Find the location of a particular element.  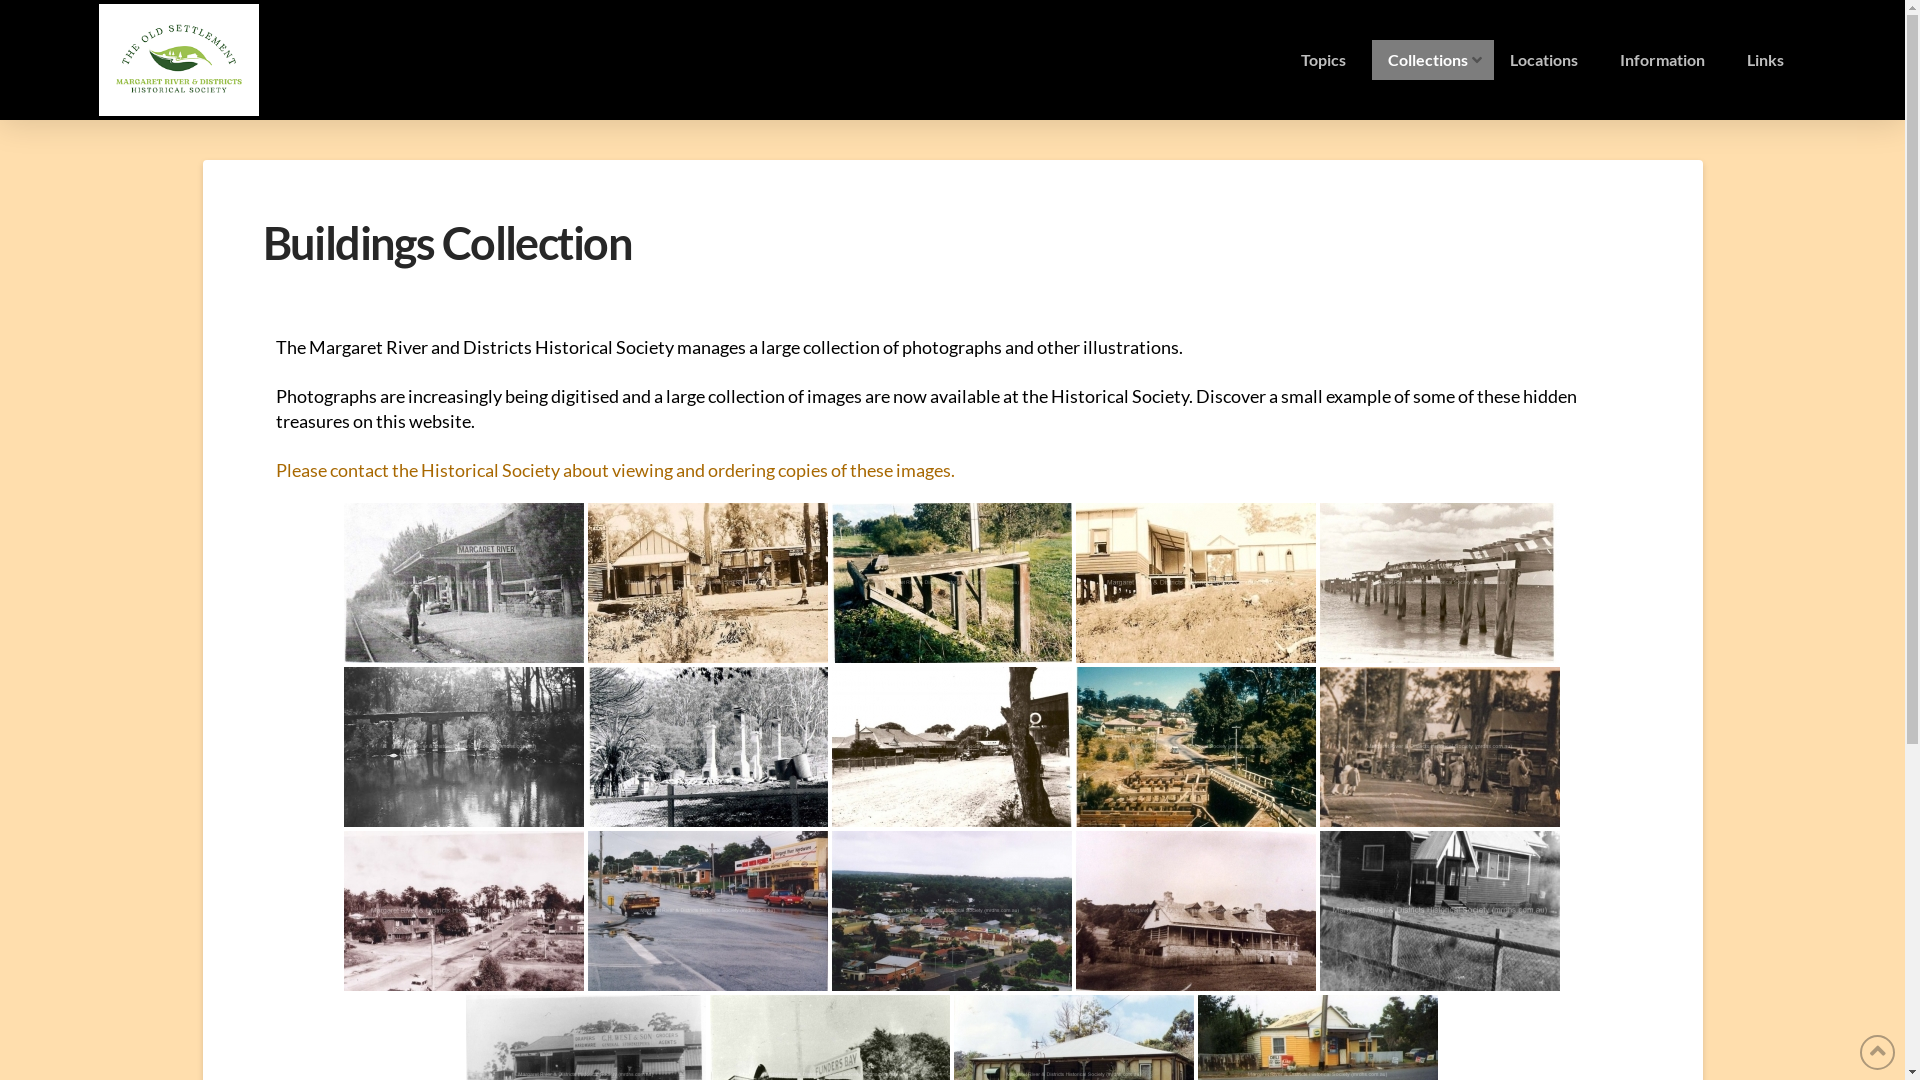

'Back to Top' is located at coordinates (1876, 1051).